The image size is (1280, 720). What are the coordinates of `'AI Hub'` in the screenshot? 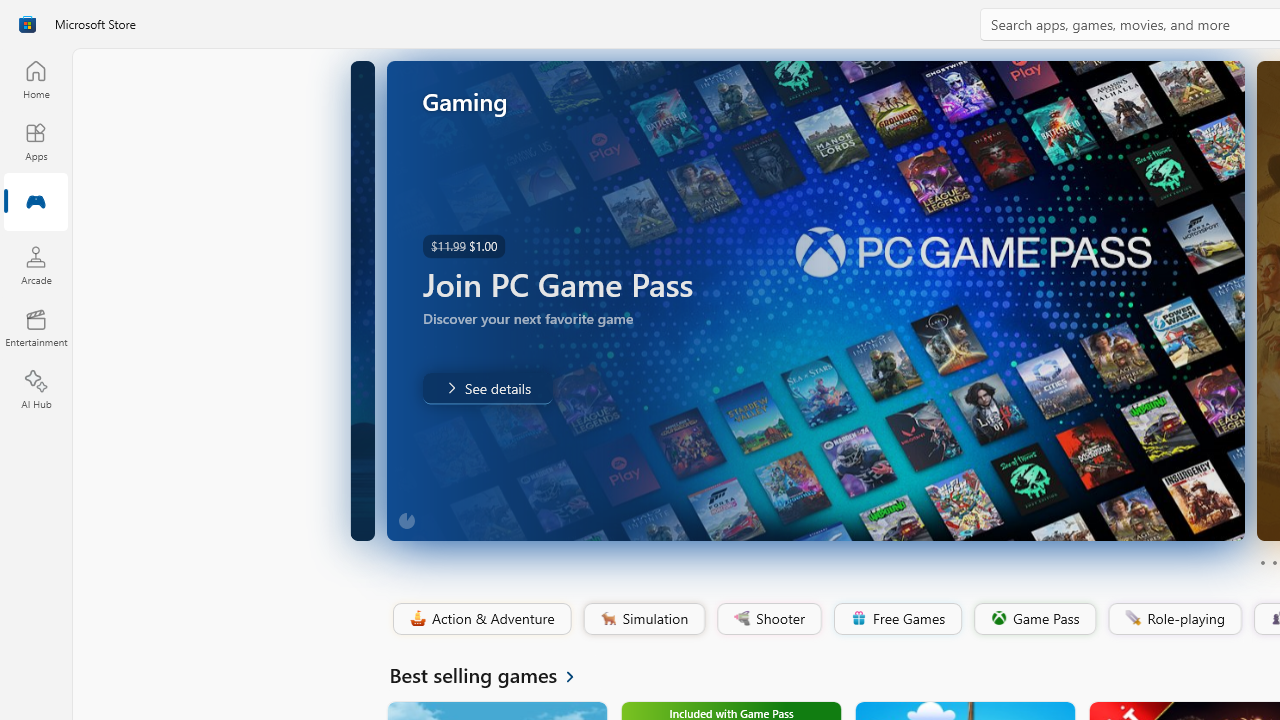 It's located at (35, 390).